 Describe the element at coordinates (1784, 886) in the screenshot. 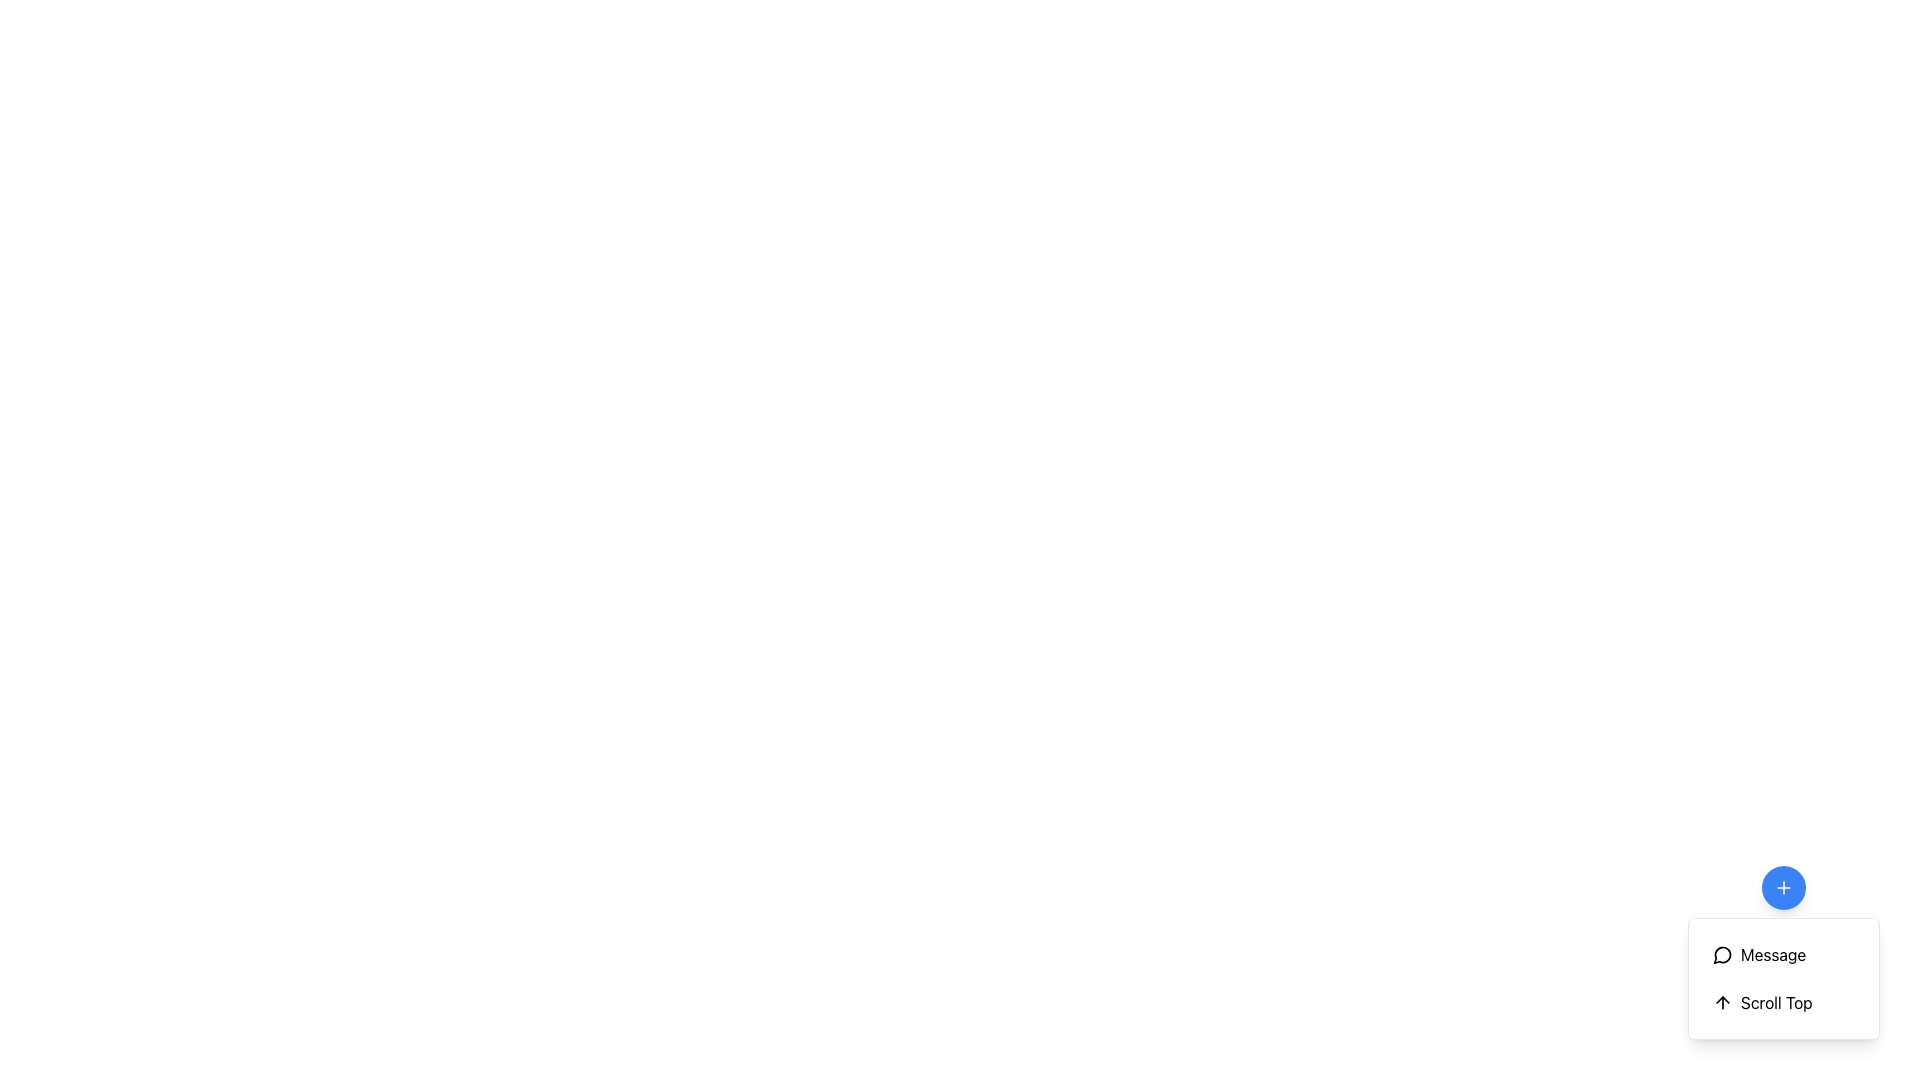

I see `the small plus icon with a circular blue background located at the bottom-right corner of the interface, above the pop-up menu` at that location.